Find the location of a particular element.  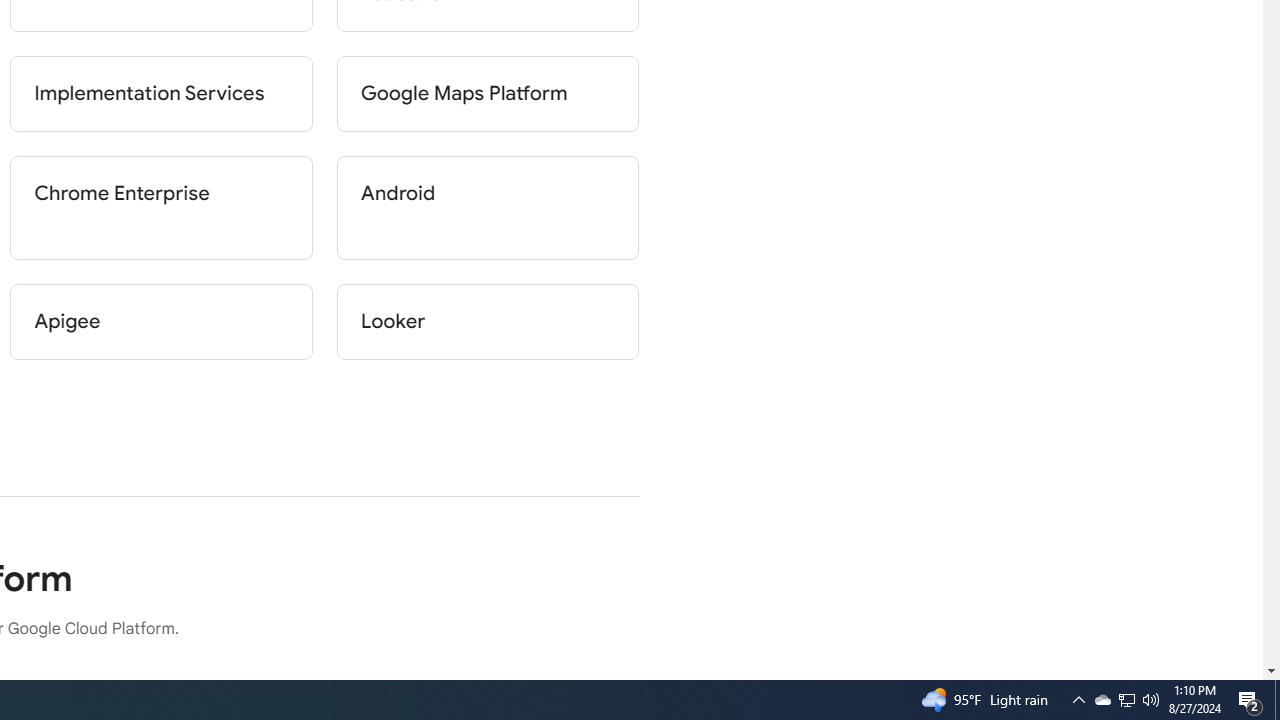

'Android' is located at coordinates (487, 208).